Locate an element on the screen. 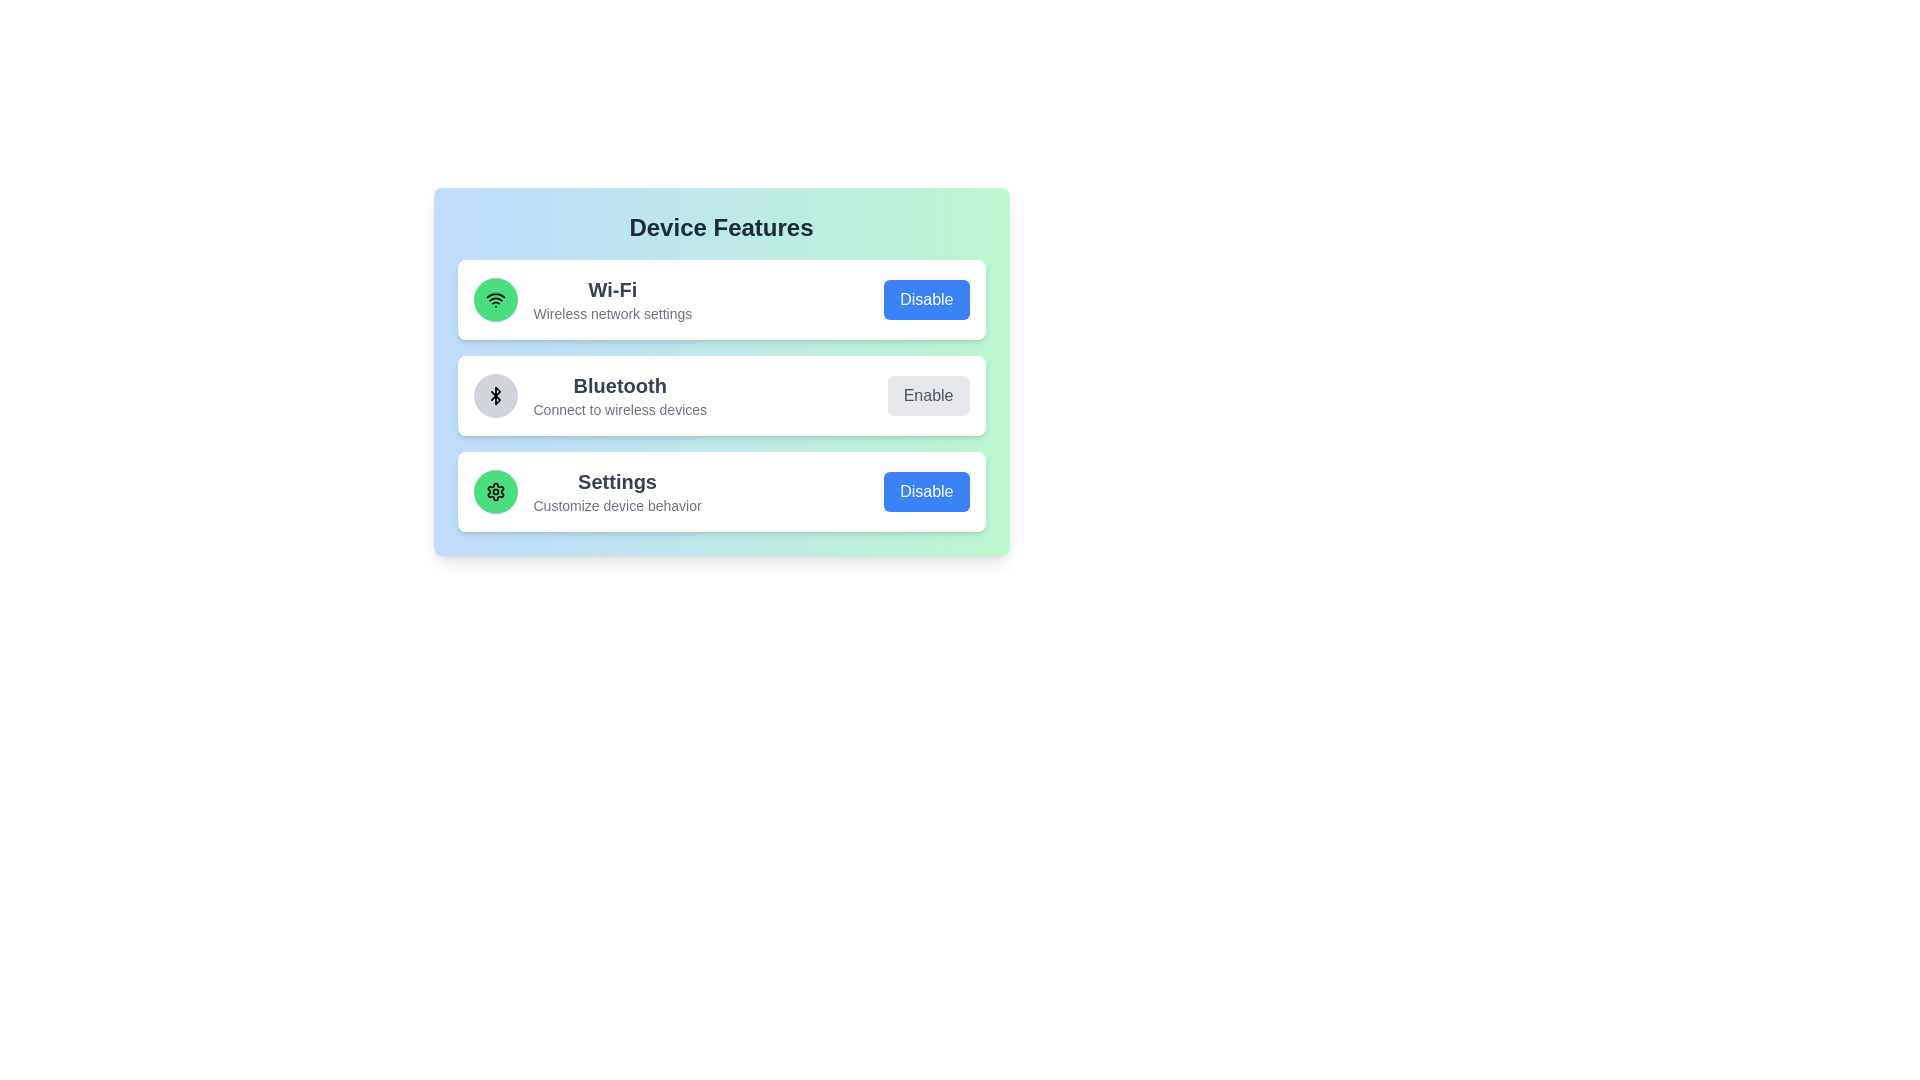  the icon representing the Wi-Fi feature is located at coordinates (495, 300).